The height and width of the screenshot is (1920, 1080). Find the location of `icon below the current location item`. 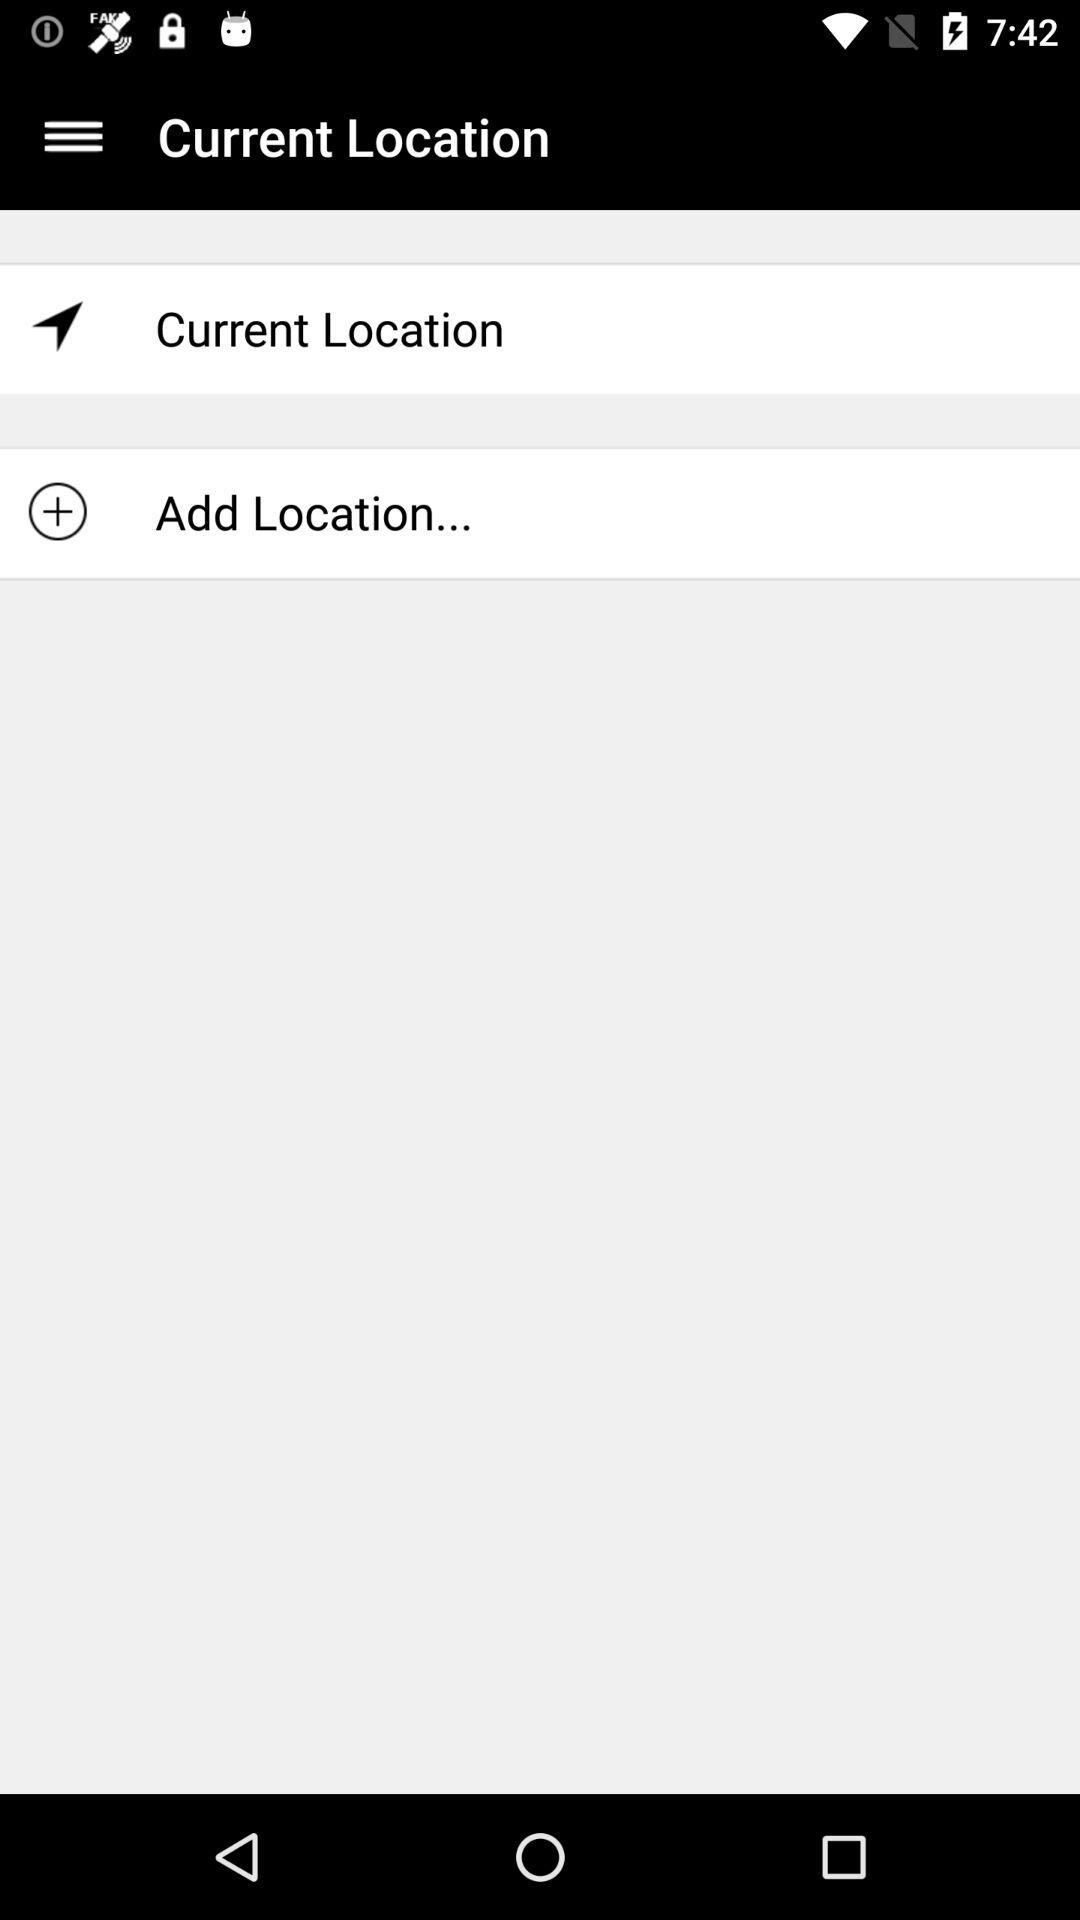

icon below the current location item is located at coordinates (540, 511).